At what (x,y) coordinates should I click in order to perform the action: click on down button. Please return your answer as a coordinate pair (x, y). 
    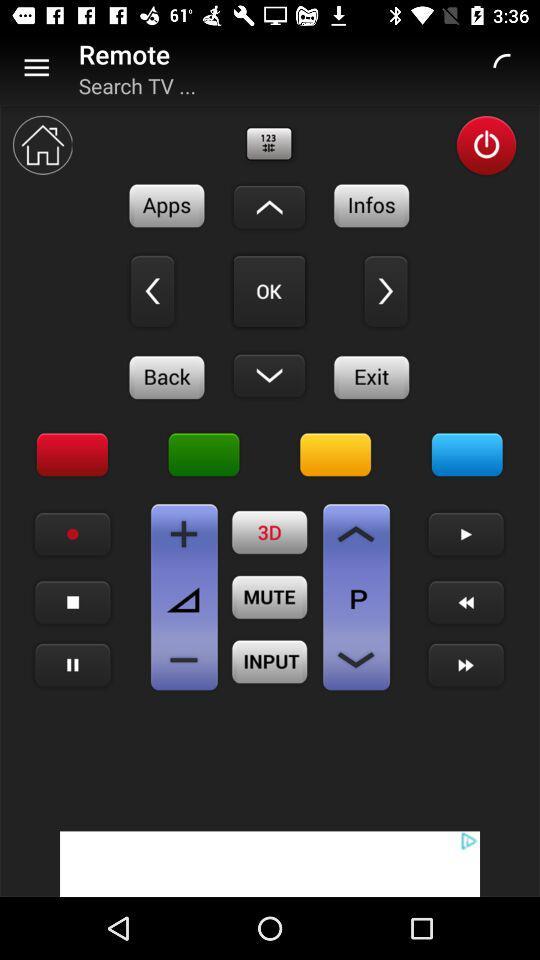
    Looking at the image, I should click on (269, 374).